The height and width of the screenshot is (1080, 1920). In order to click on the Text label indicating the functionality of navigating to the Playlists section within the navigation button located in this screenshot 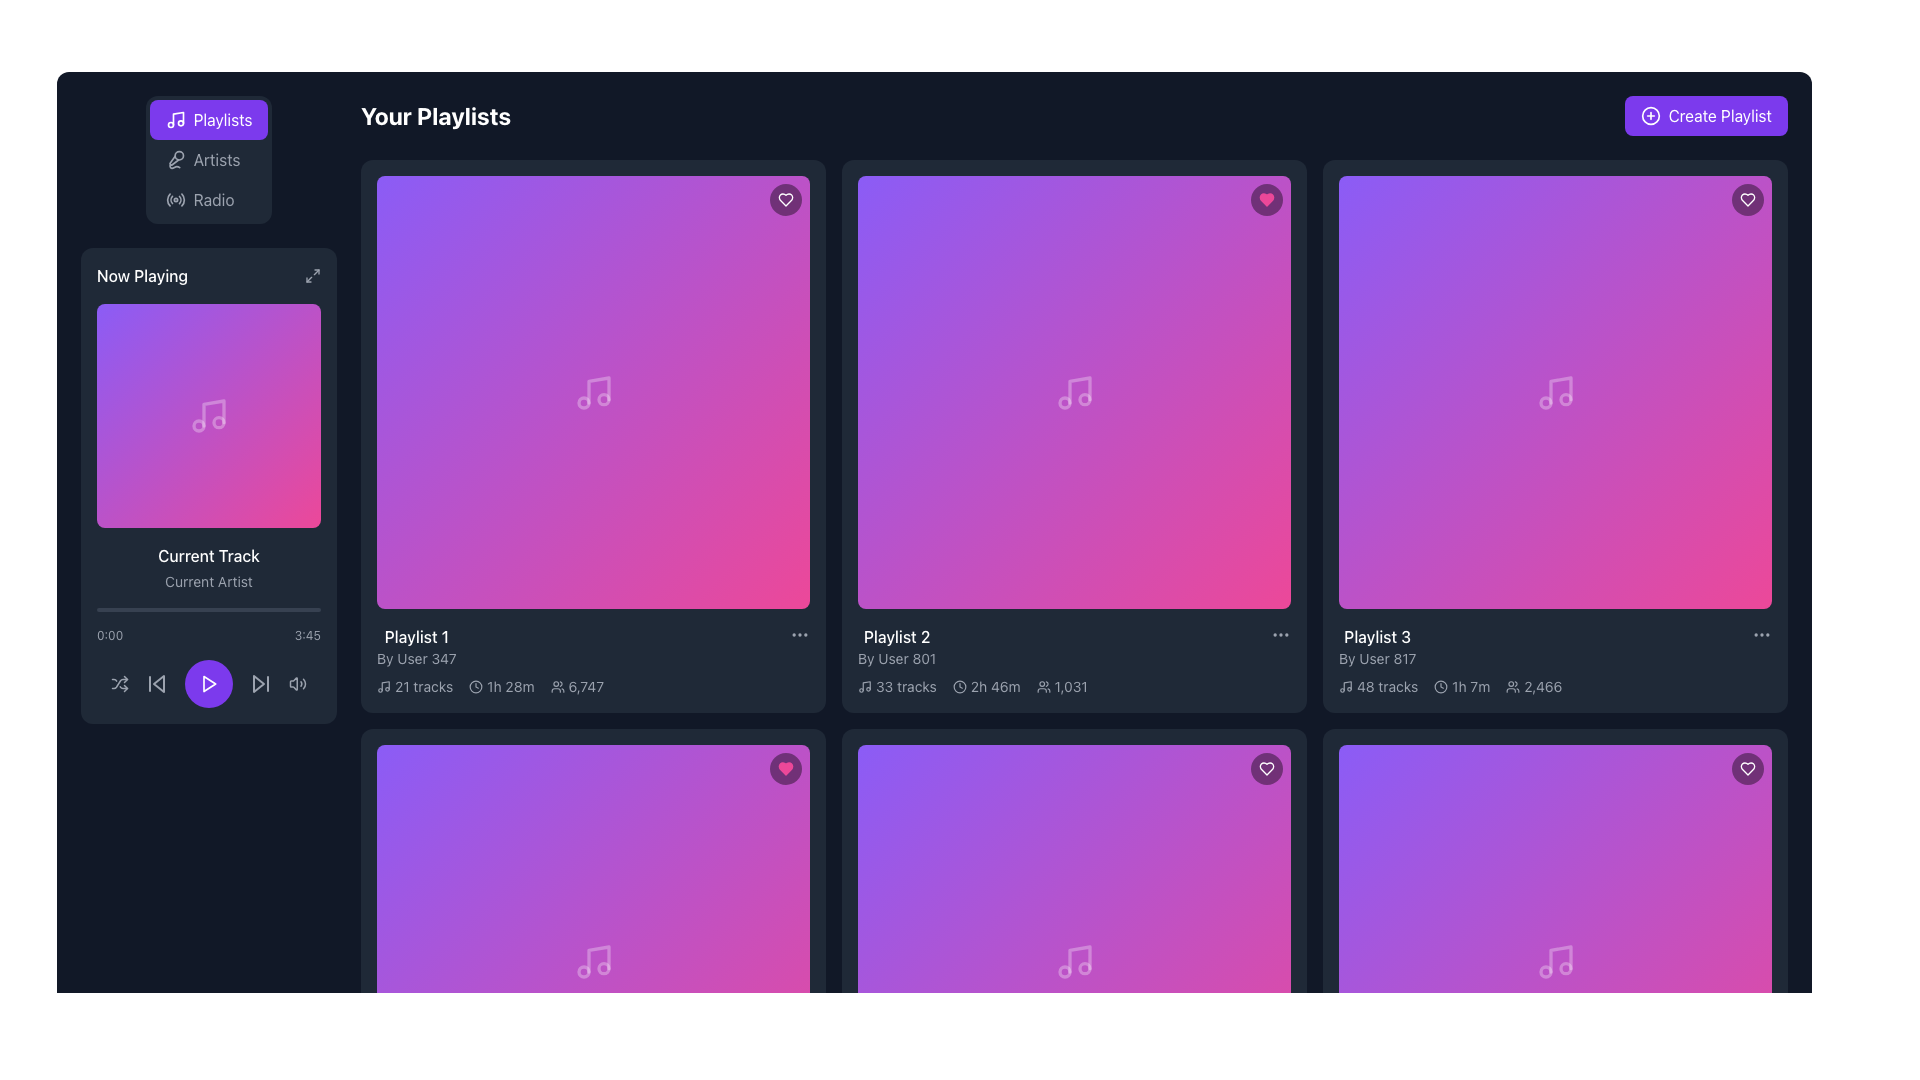, I will do `click(222, 119)`.